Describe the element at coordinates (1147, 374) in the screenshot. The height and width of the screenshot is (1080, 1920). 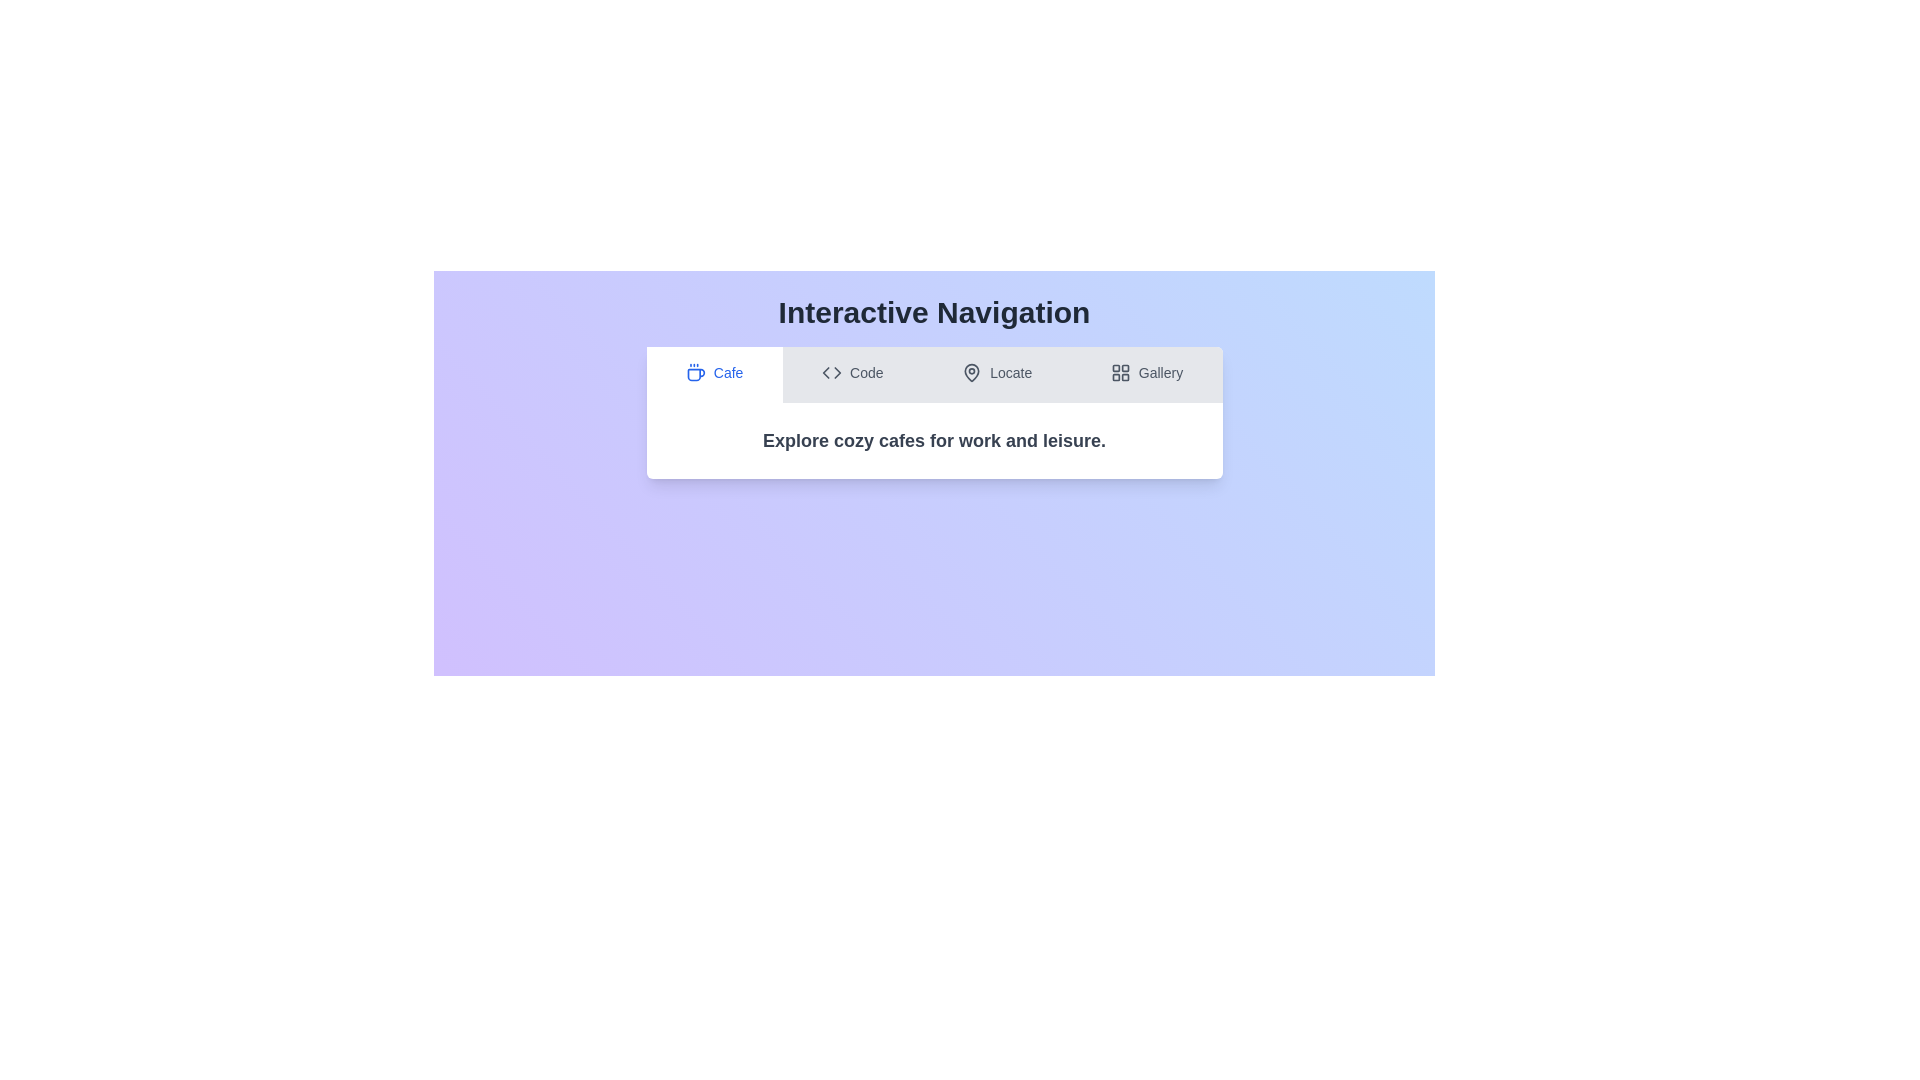
I see `the tab labeled Gallery` at that location.